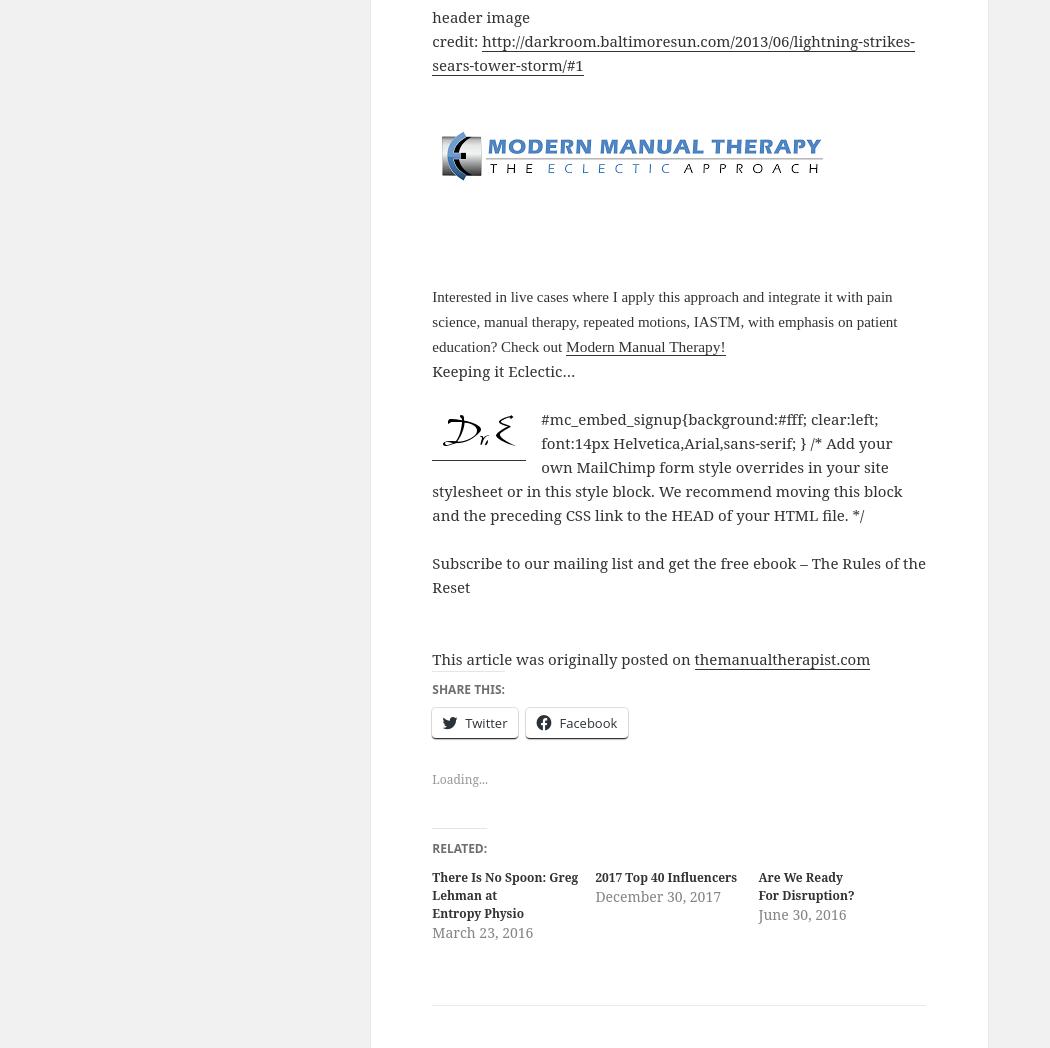 The height and width of the screenshot is (1048, 1050). Describe the element at coordinates (430, 778) in the screenshot. I see `'Loading...'` at that location.